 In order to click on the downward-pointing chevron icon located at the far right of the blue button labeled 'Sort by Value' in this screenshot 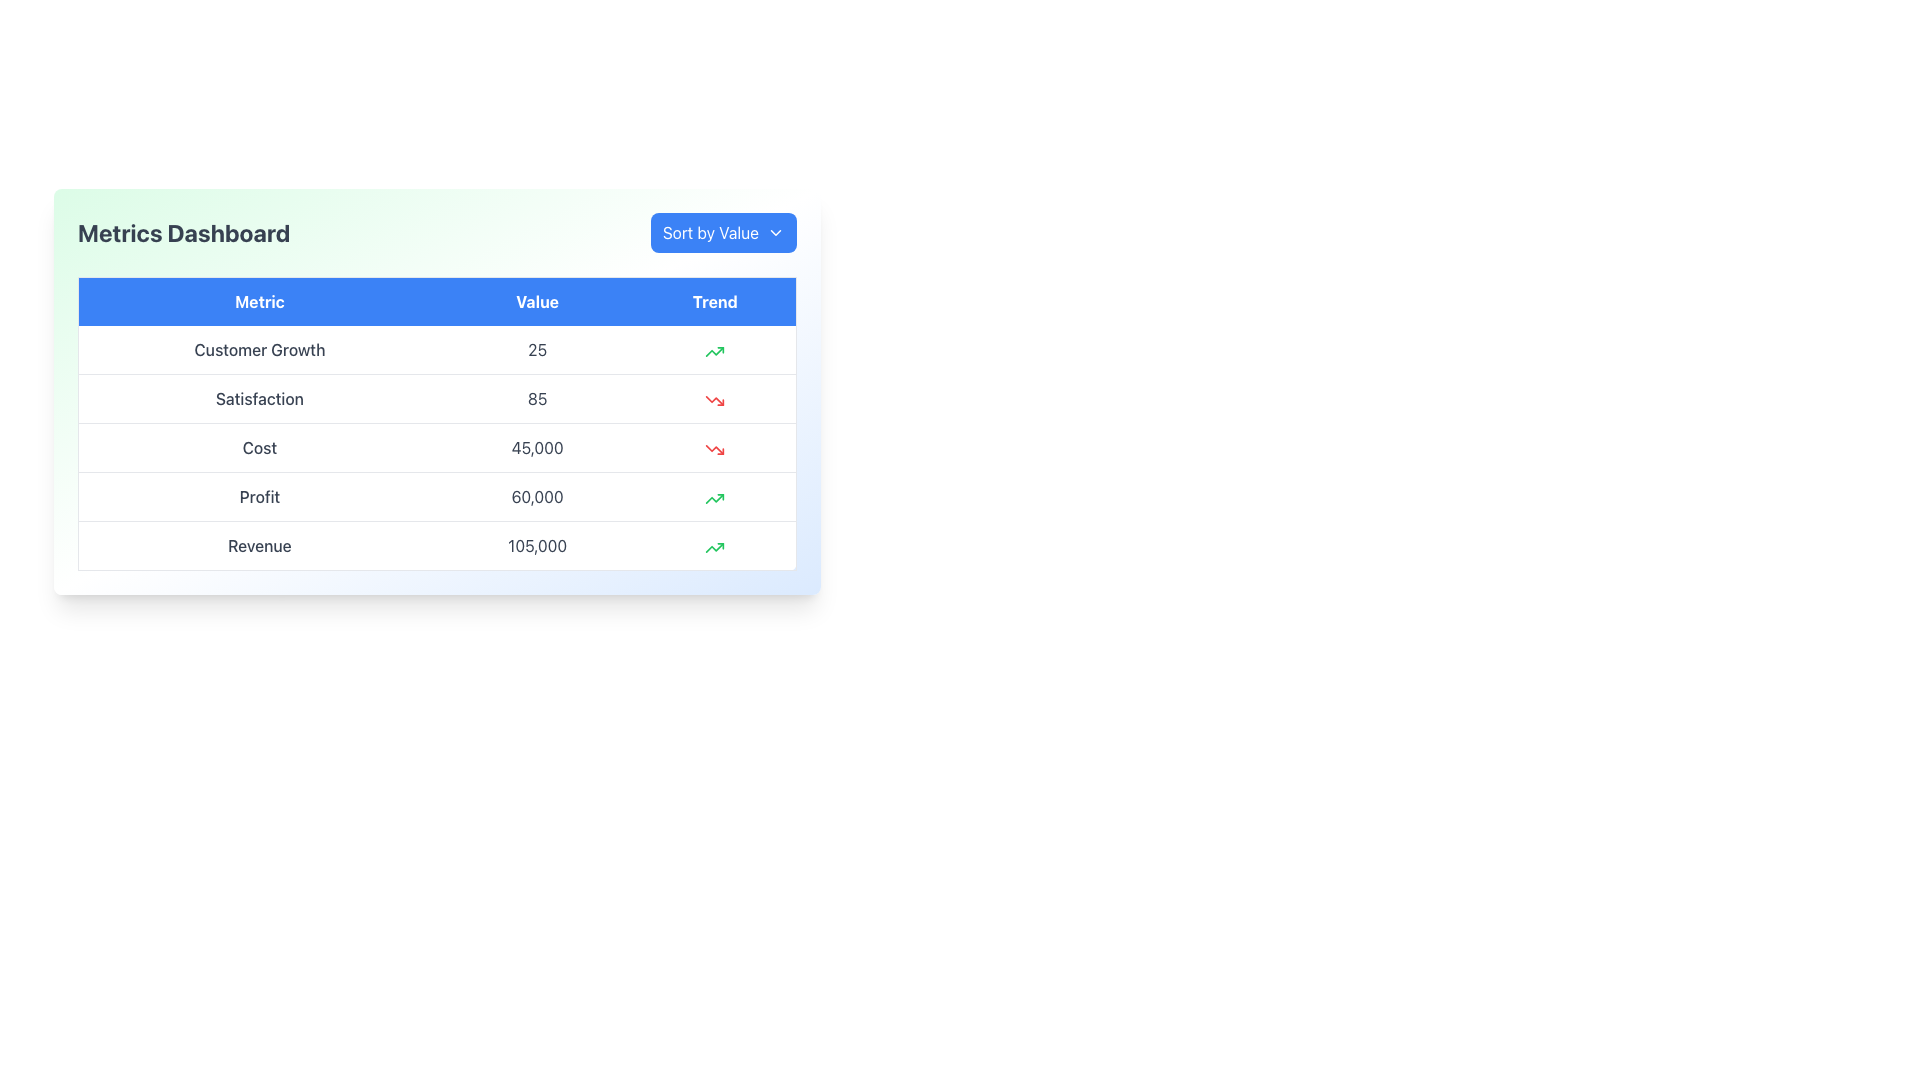, I will do `click(775, 231)`.